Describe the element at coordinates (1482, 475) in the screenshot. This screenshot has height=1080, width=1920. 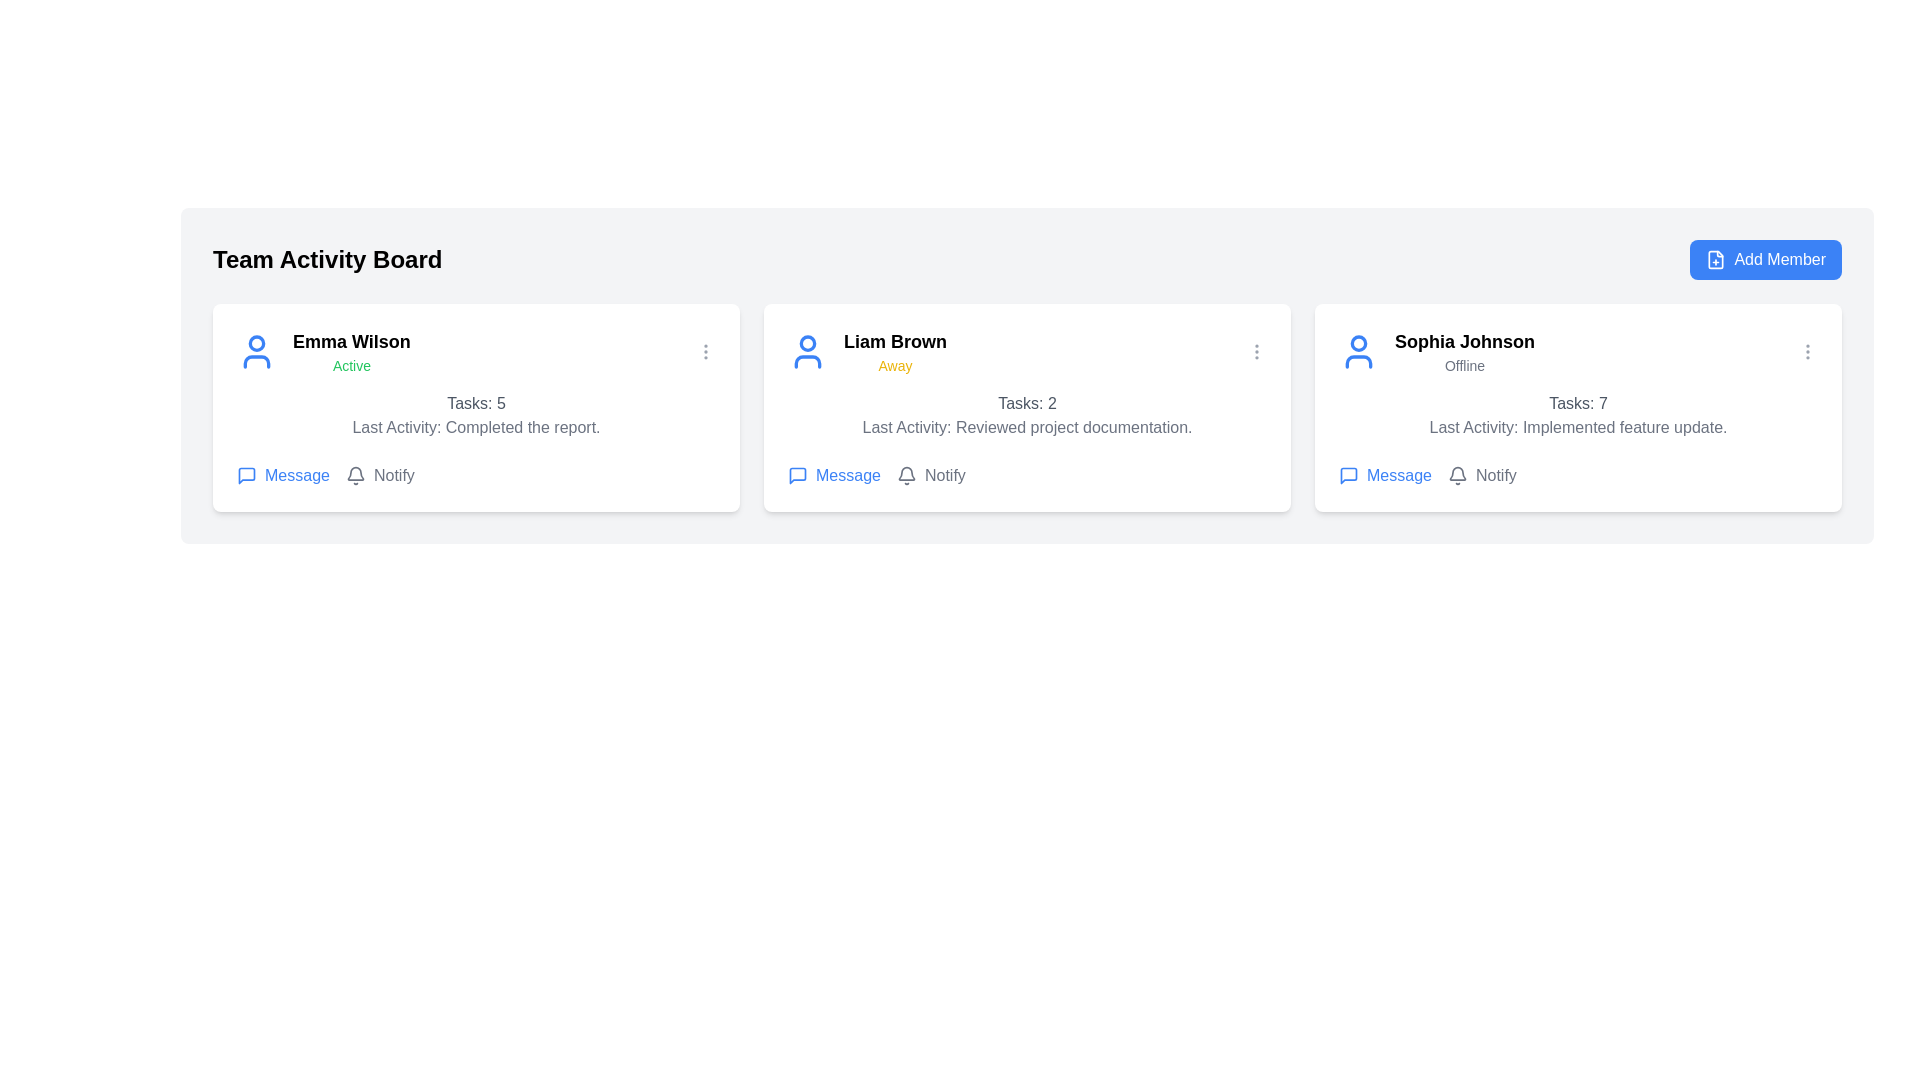
I see `the interactive button to the right of the 'Message' option for 'Sophia Johnson'` at that location.